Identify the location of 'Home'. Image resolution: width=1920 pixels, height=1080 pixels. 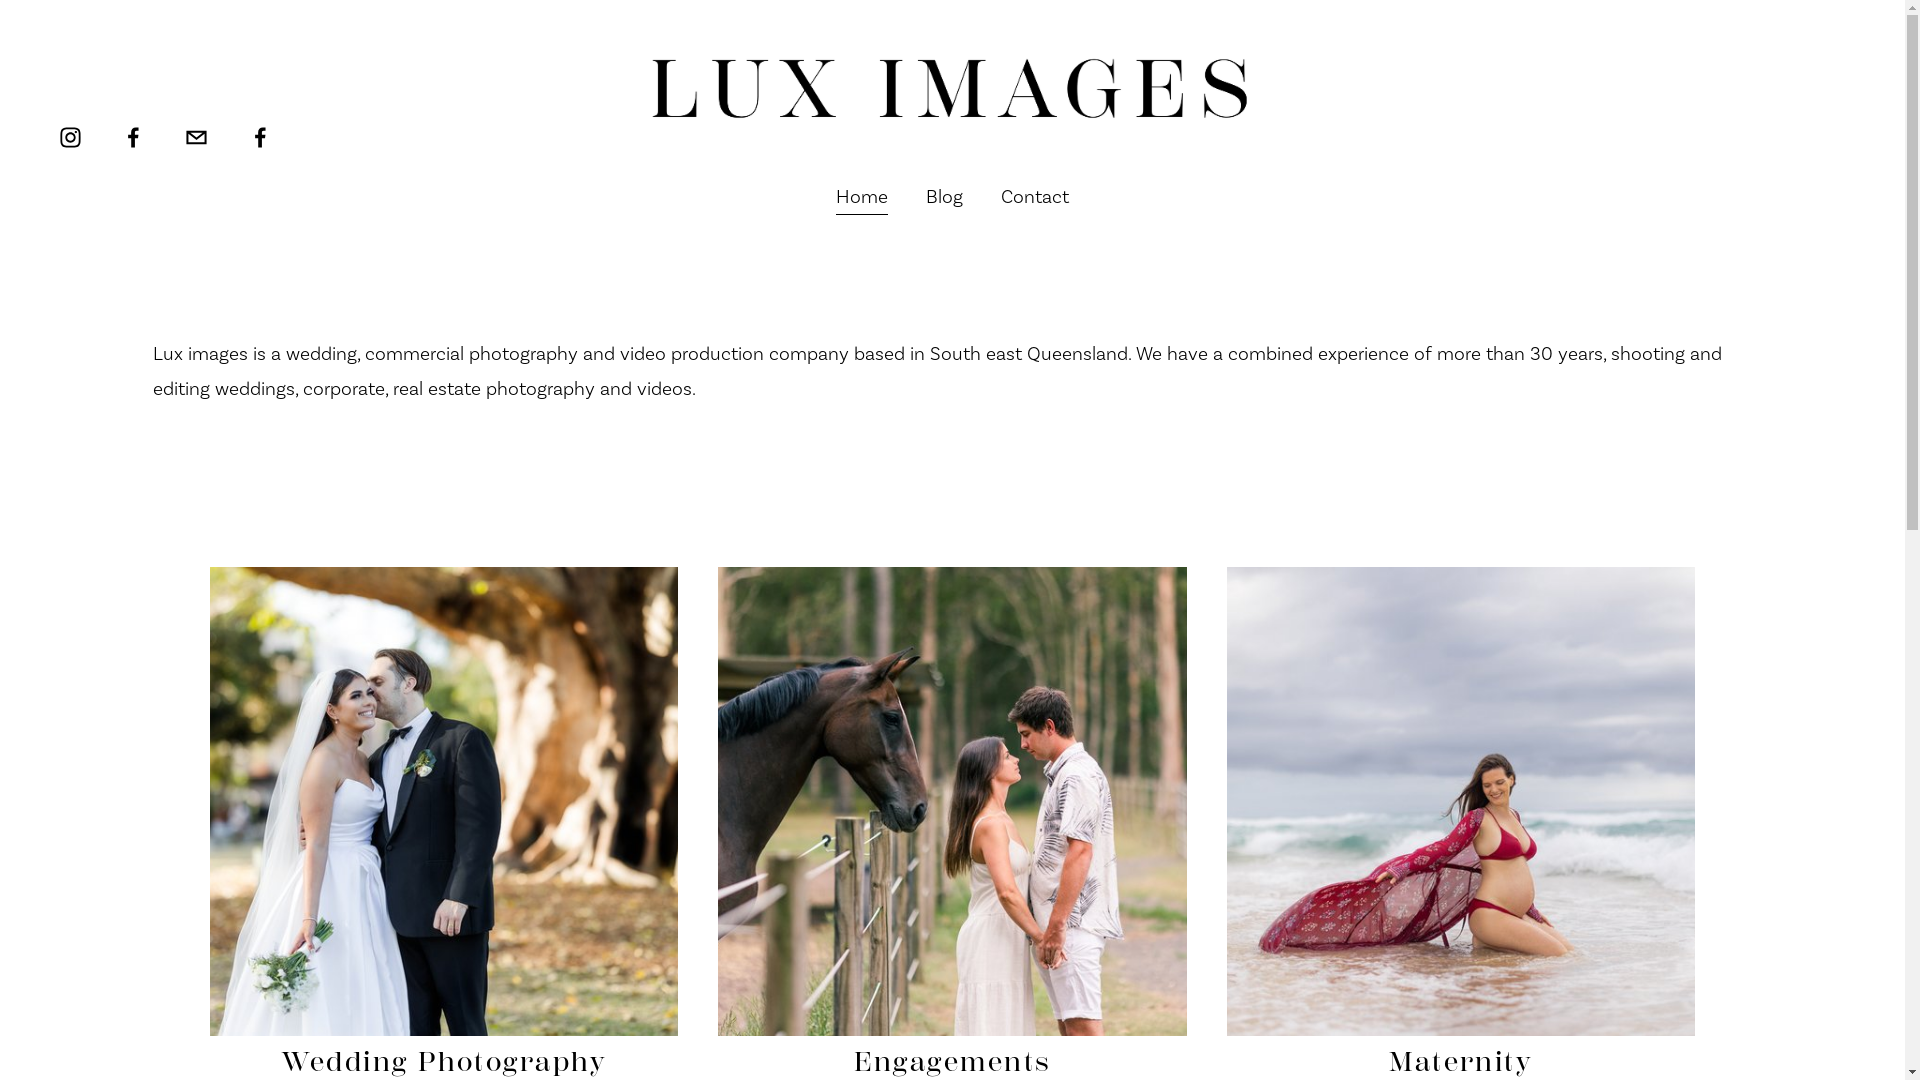
(862, 196).